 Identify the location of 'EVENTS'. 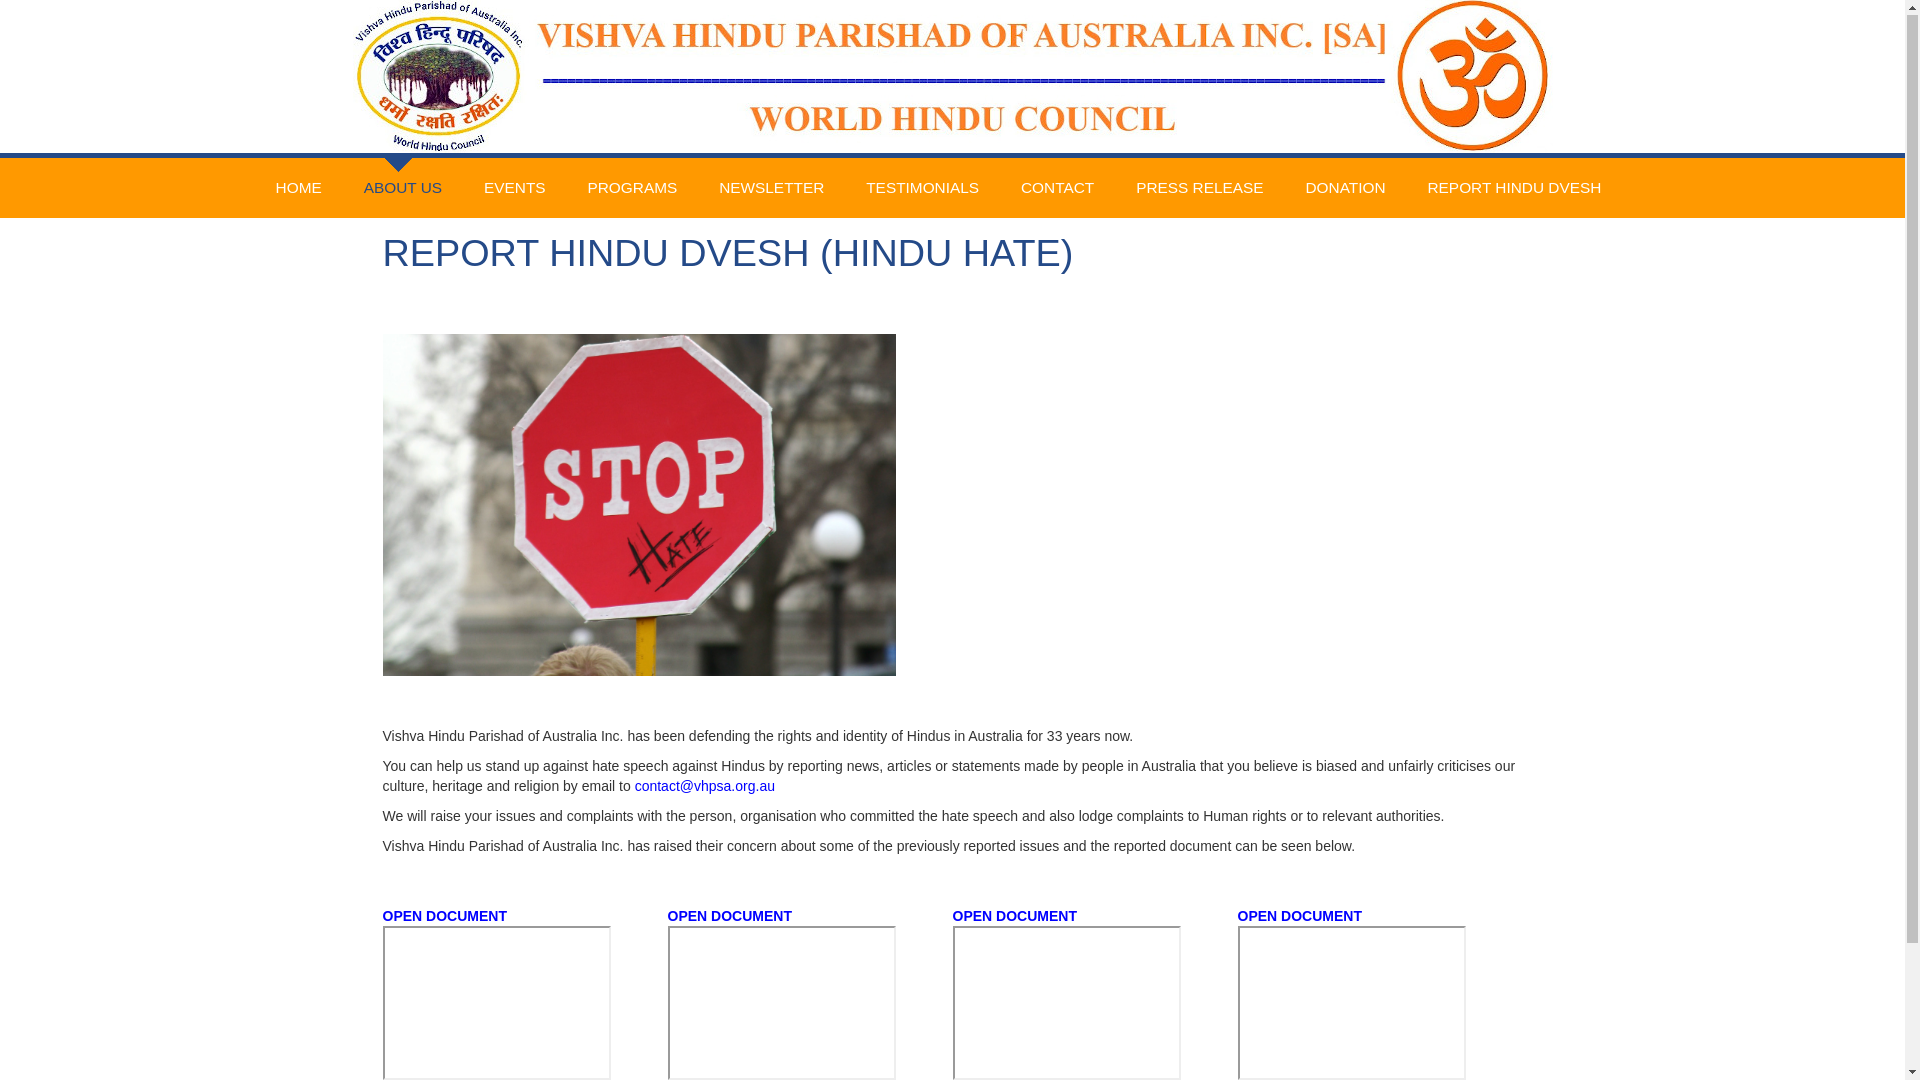
(514, 189).